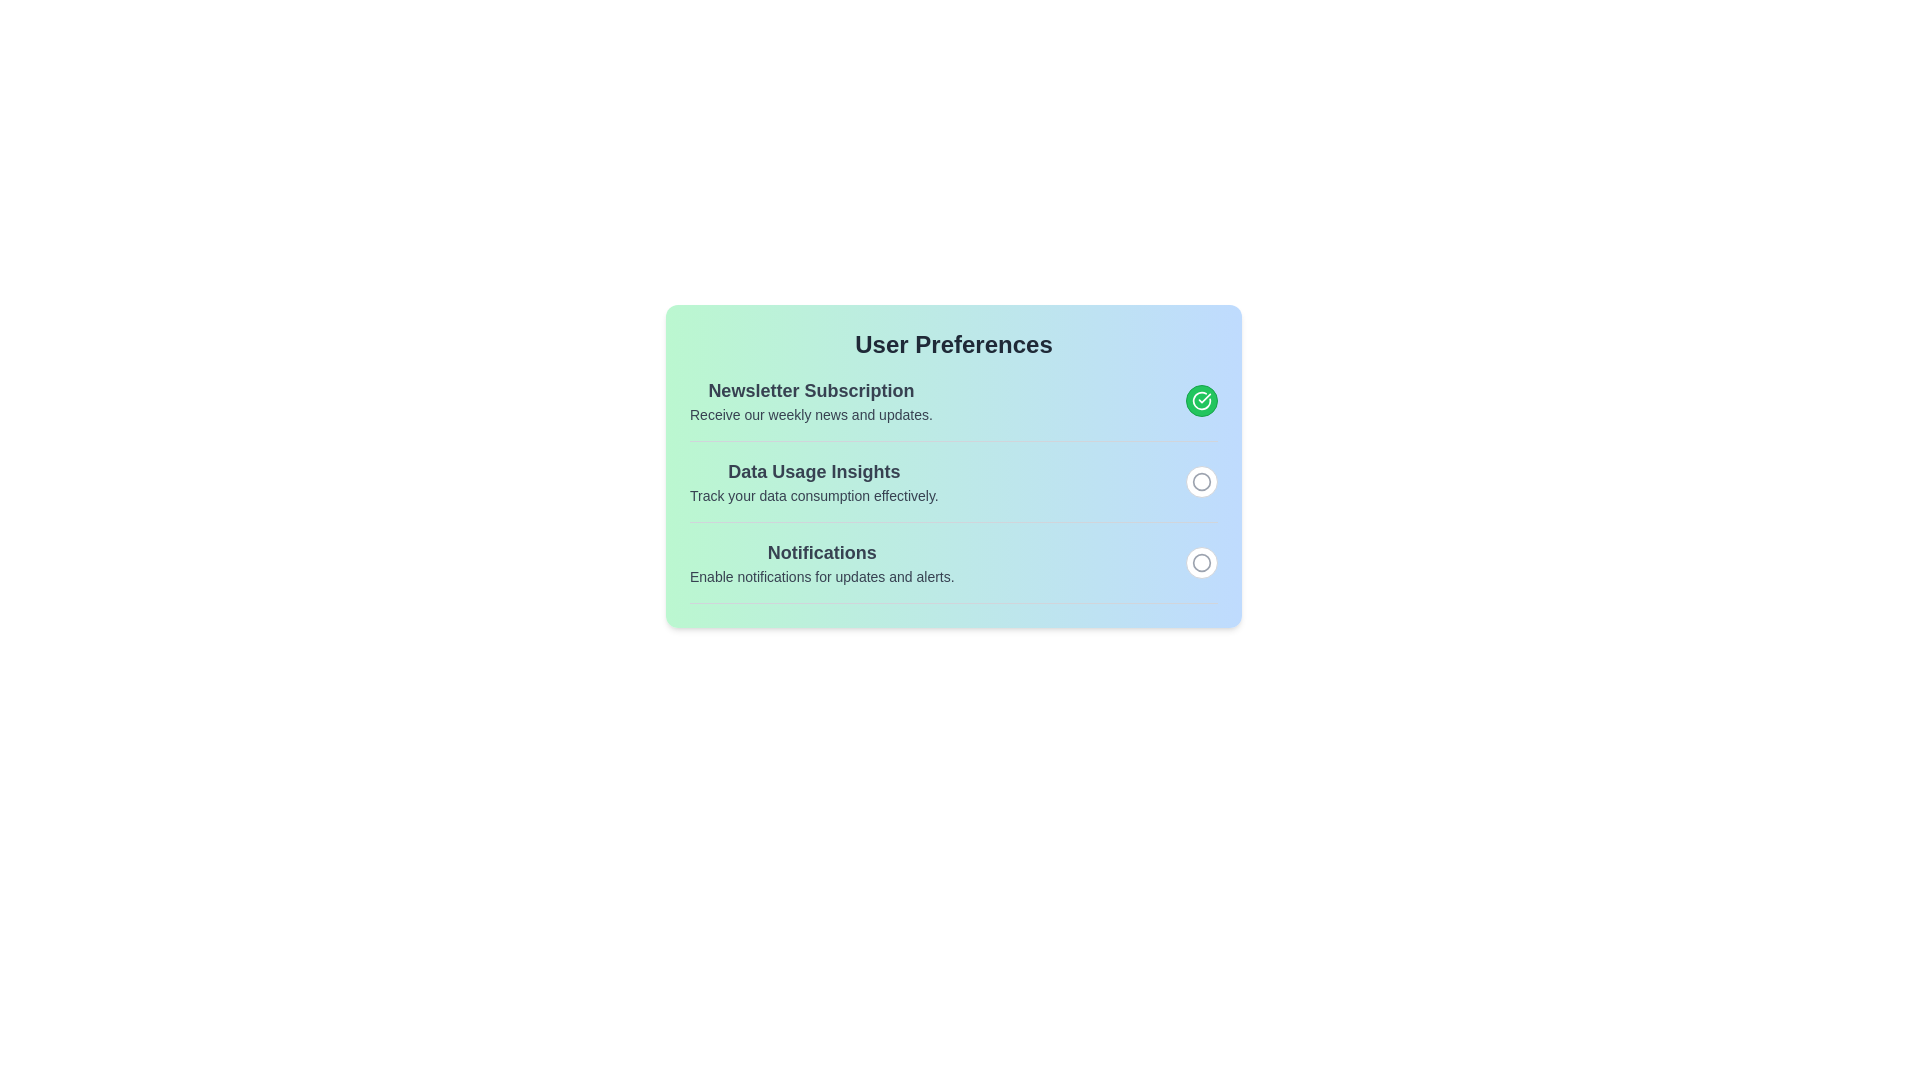 Image resolution: width=1920 pixels, height=1080 pixels. I want to click on the static text element that reads 'Track your data consumption effectively', located beneath the heading 'Data Usage Insights' in the user preference section, so click(814, 495).